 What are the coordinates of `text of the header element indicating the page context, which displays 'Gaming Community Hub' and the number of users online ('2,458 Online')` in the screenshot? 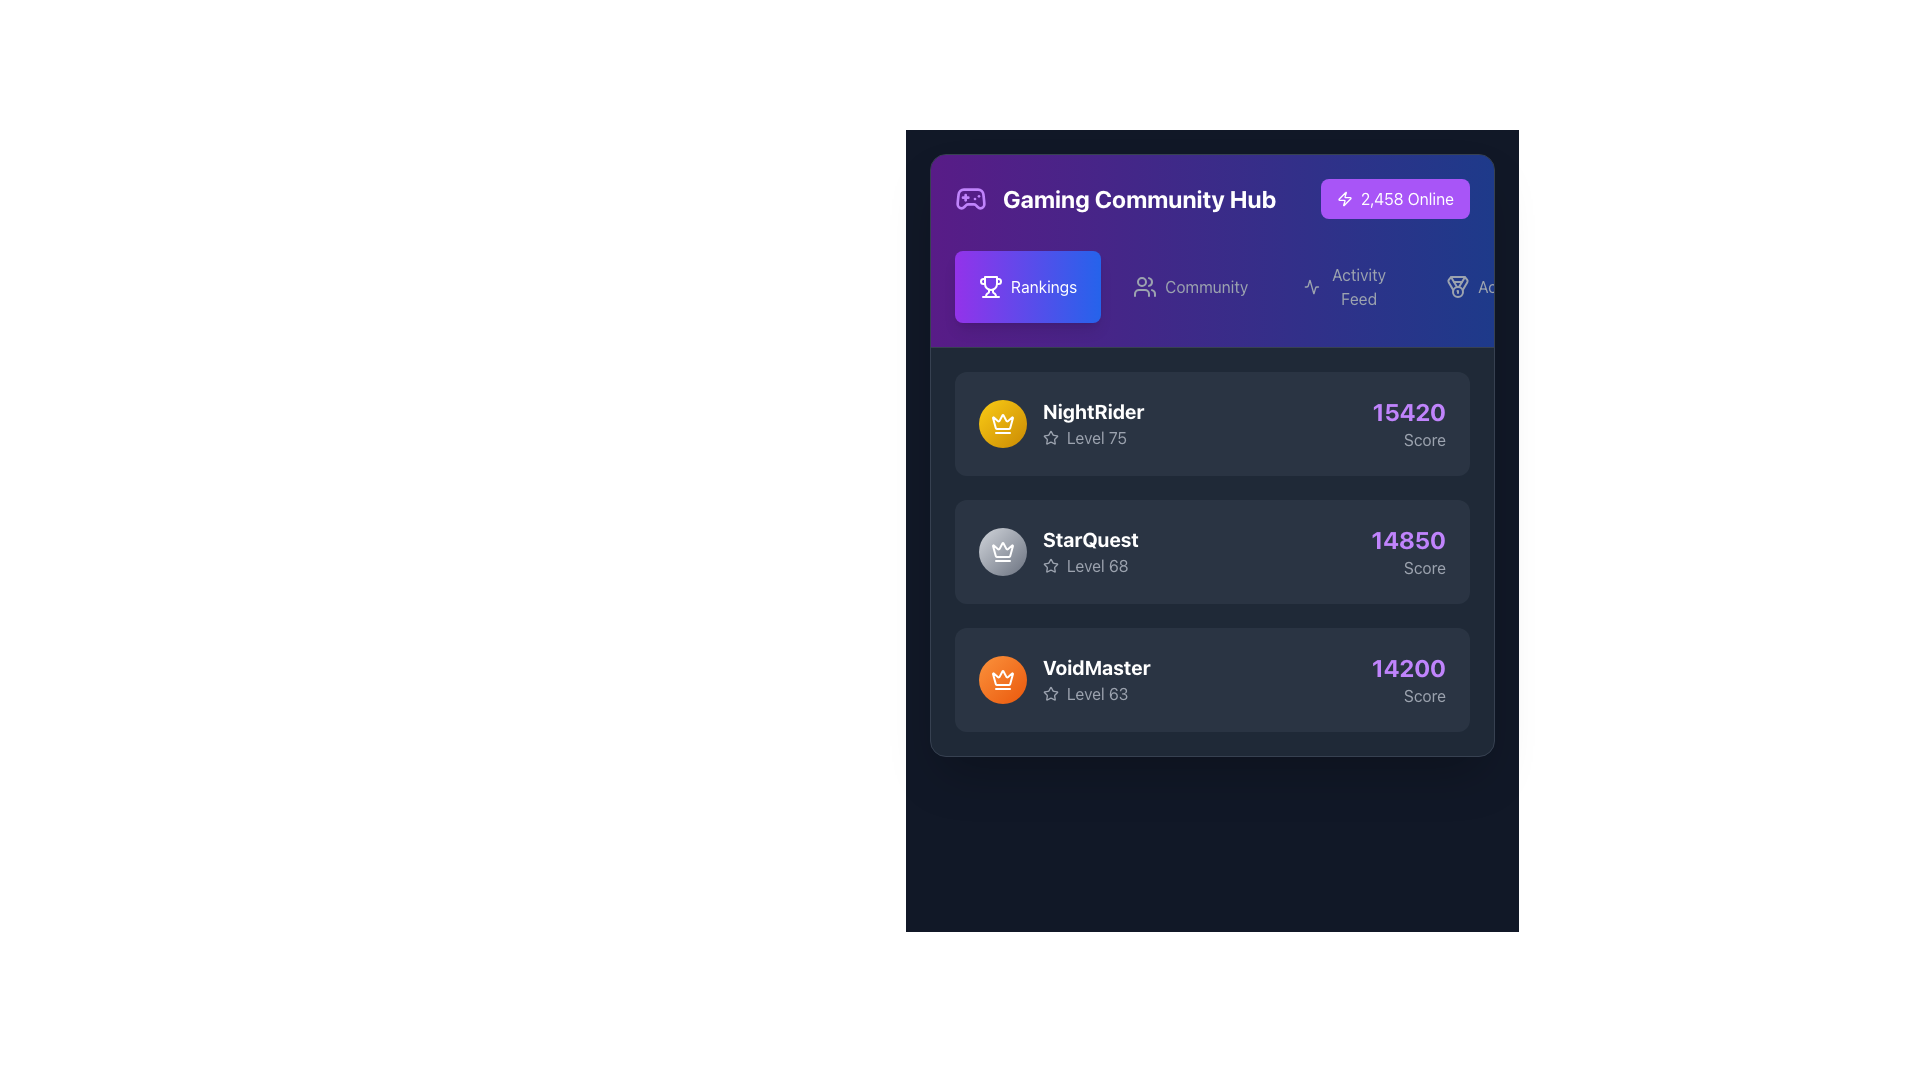 It's located at (1211, 199).